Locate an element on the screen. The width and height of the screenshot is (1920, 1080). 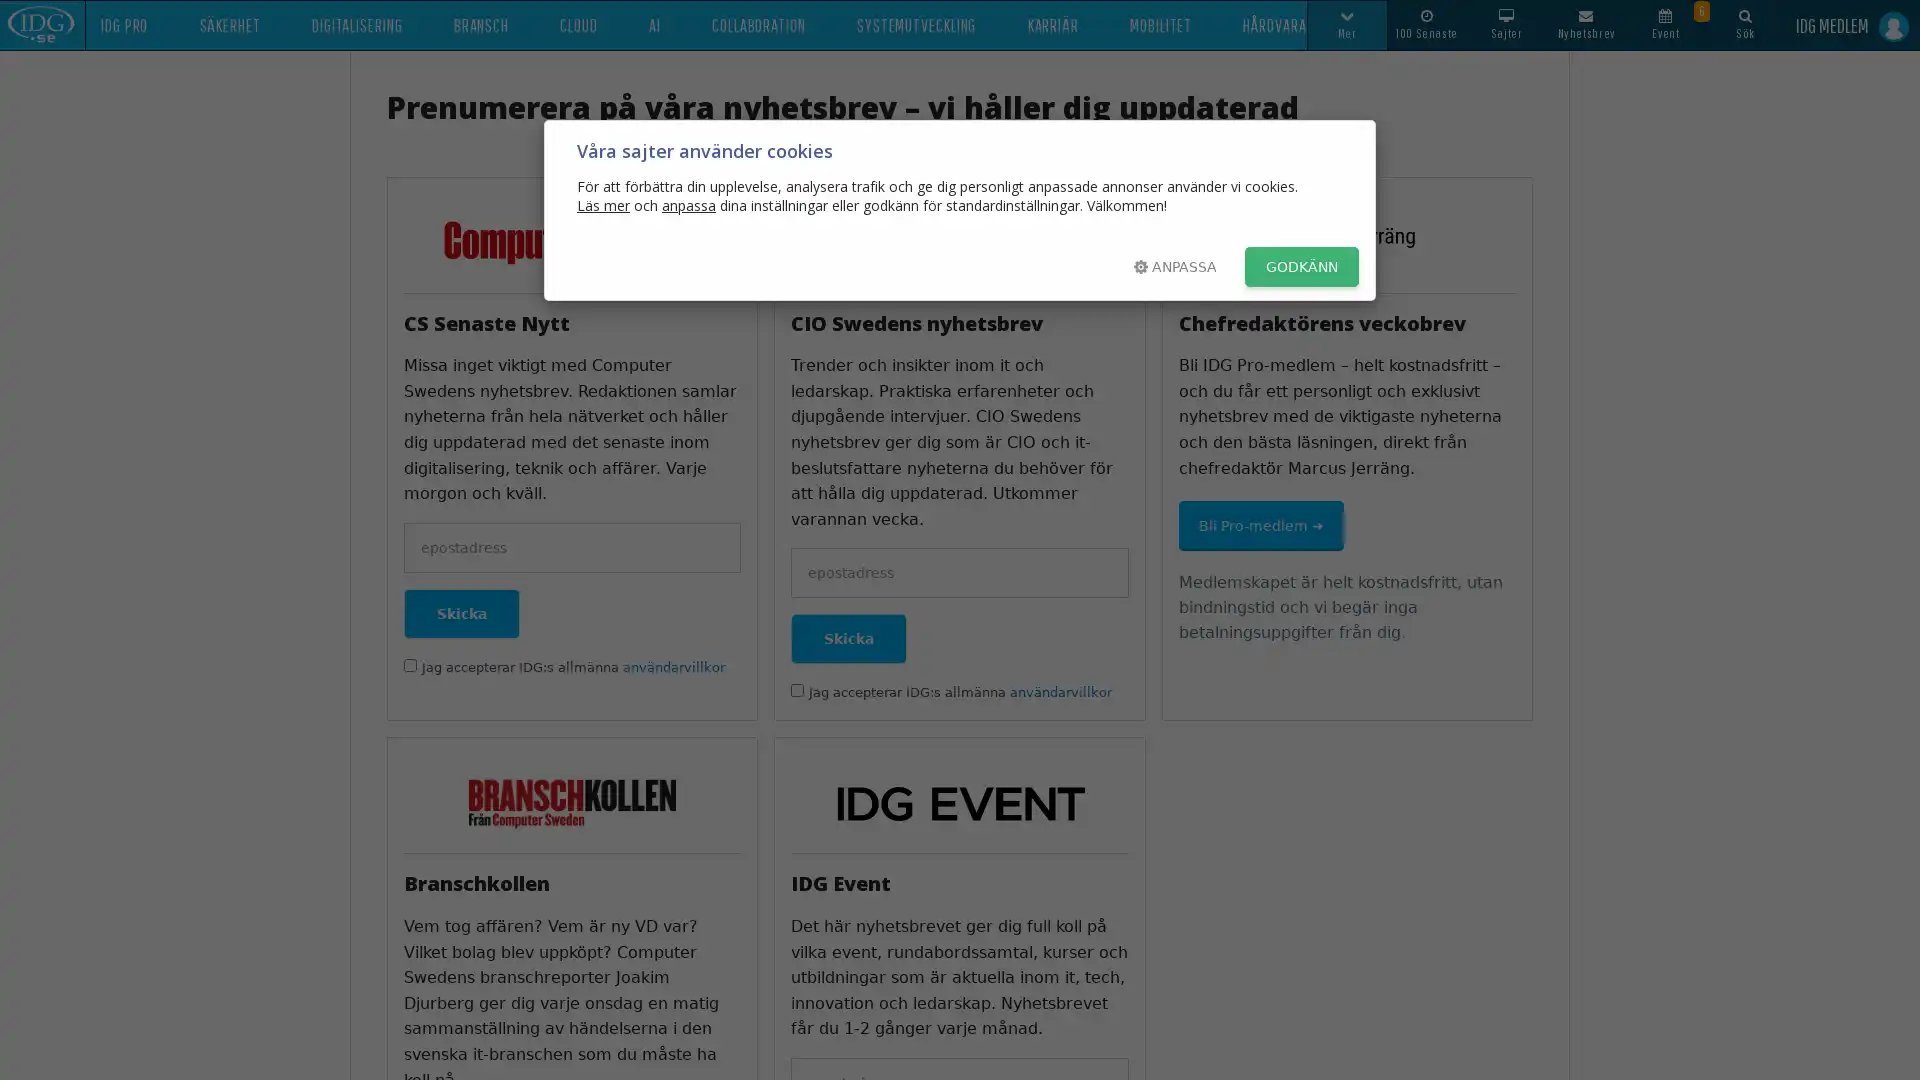
GODKANN is located at coordinates (1301, 265).